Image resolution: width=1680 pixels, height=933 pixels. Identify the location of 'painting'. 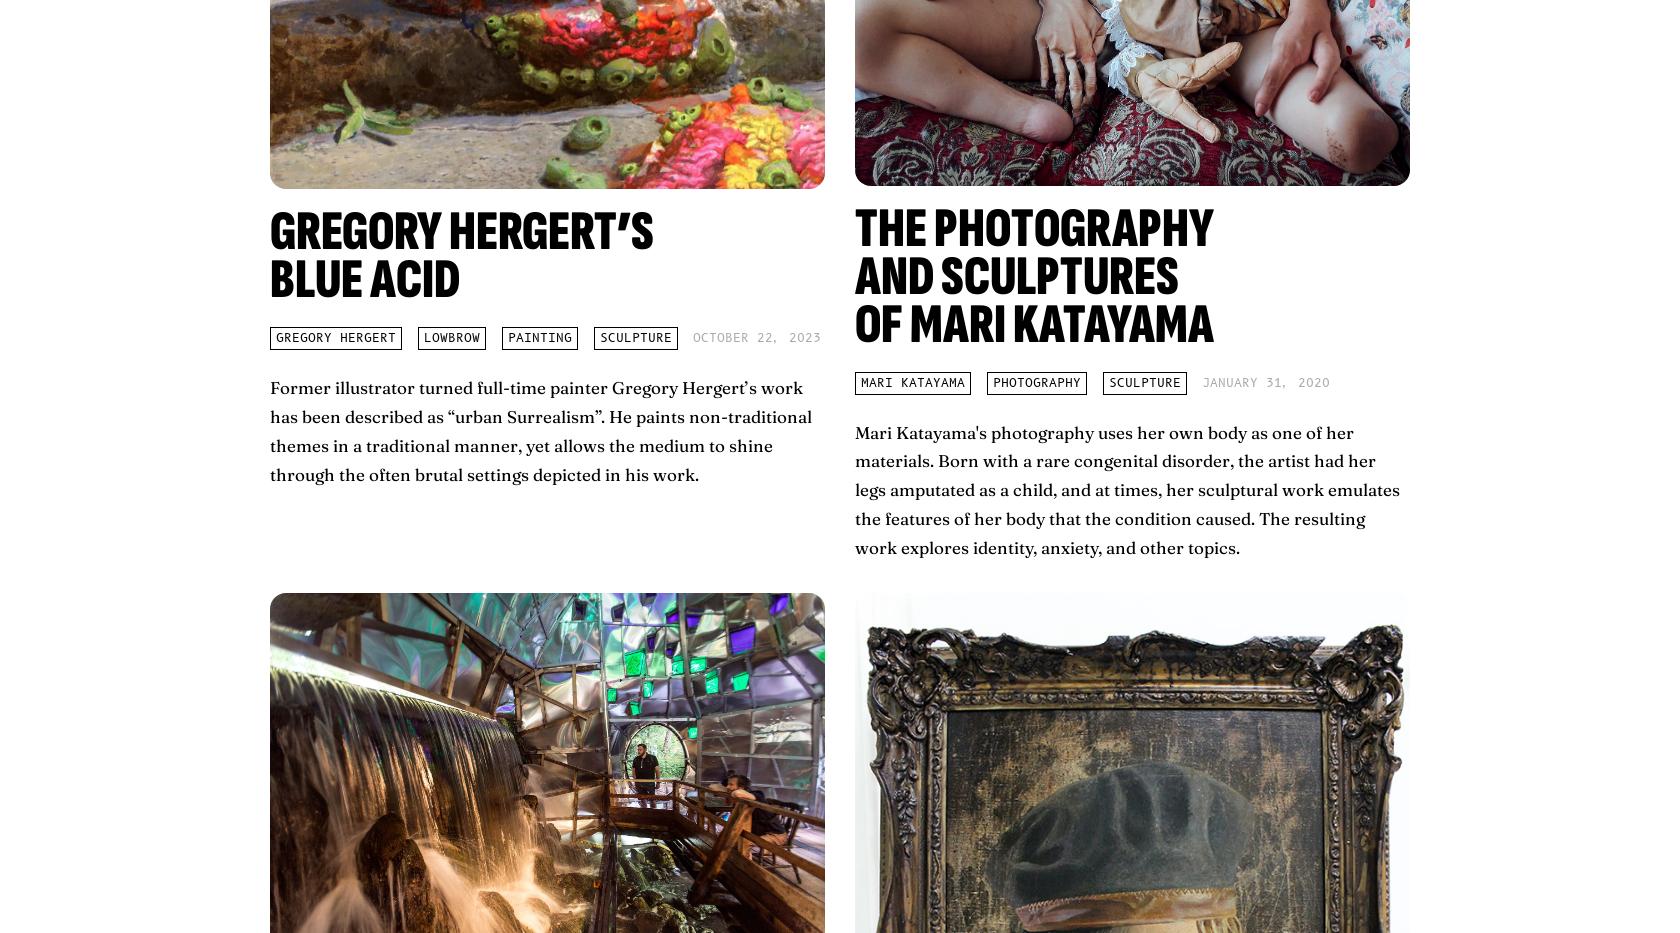
(539, 337).